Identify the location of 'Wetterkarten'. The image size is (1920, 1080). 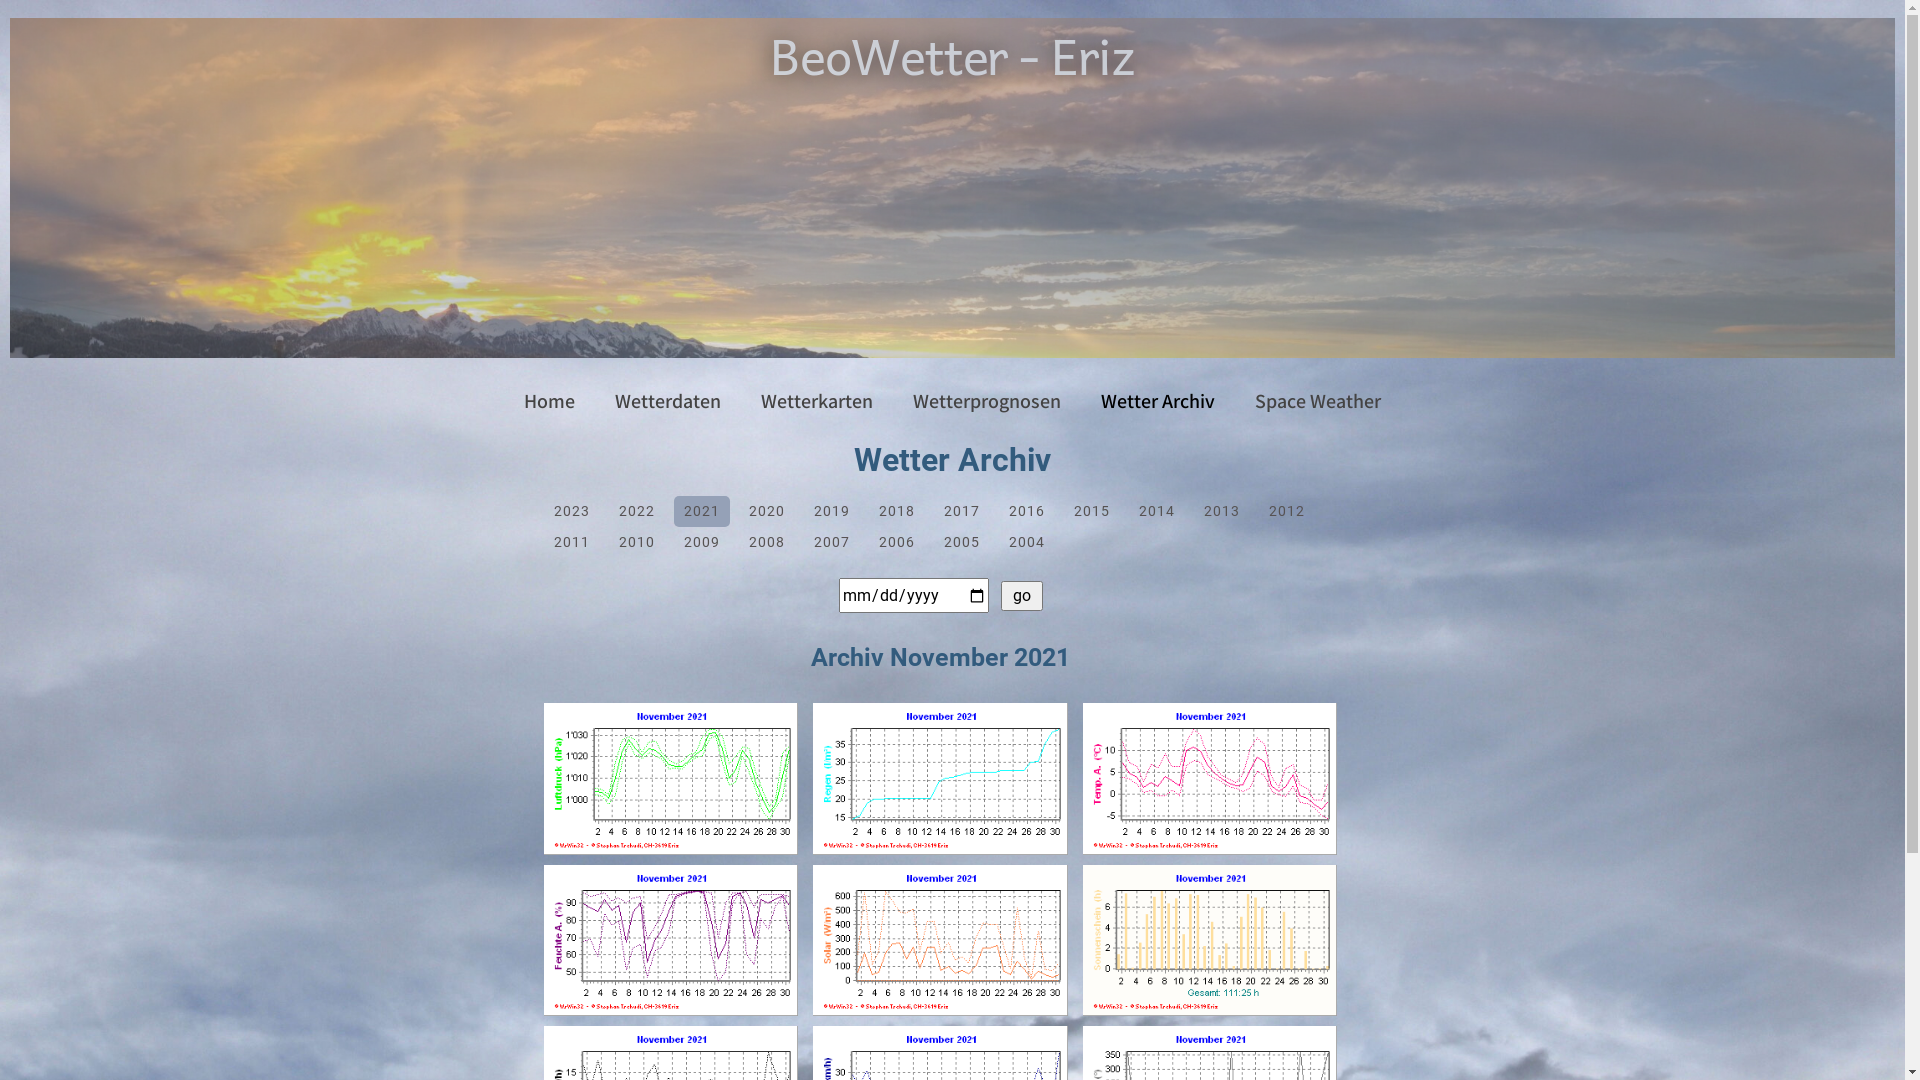
(816, 401).